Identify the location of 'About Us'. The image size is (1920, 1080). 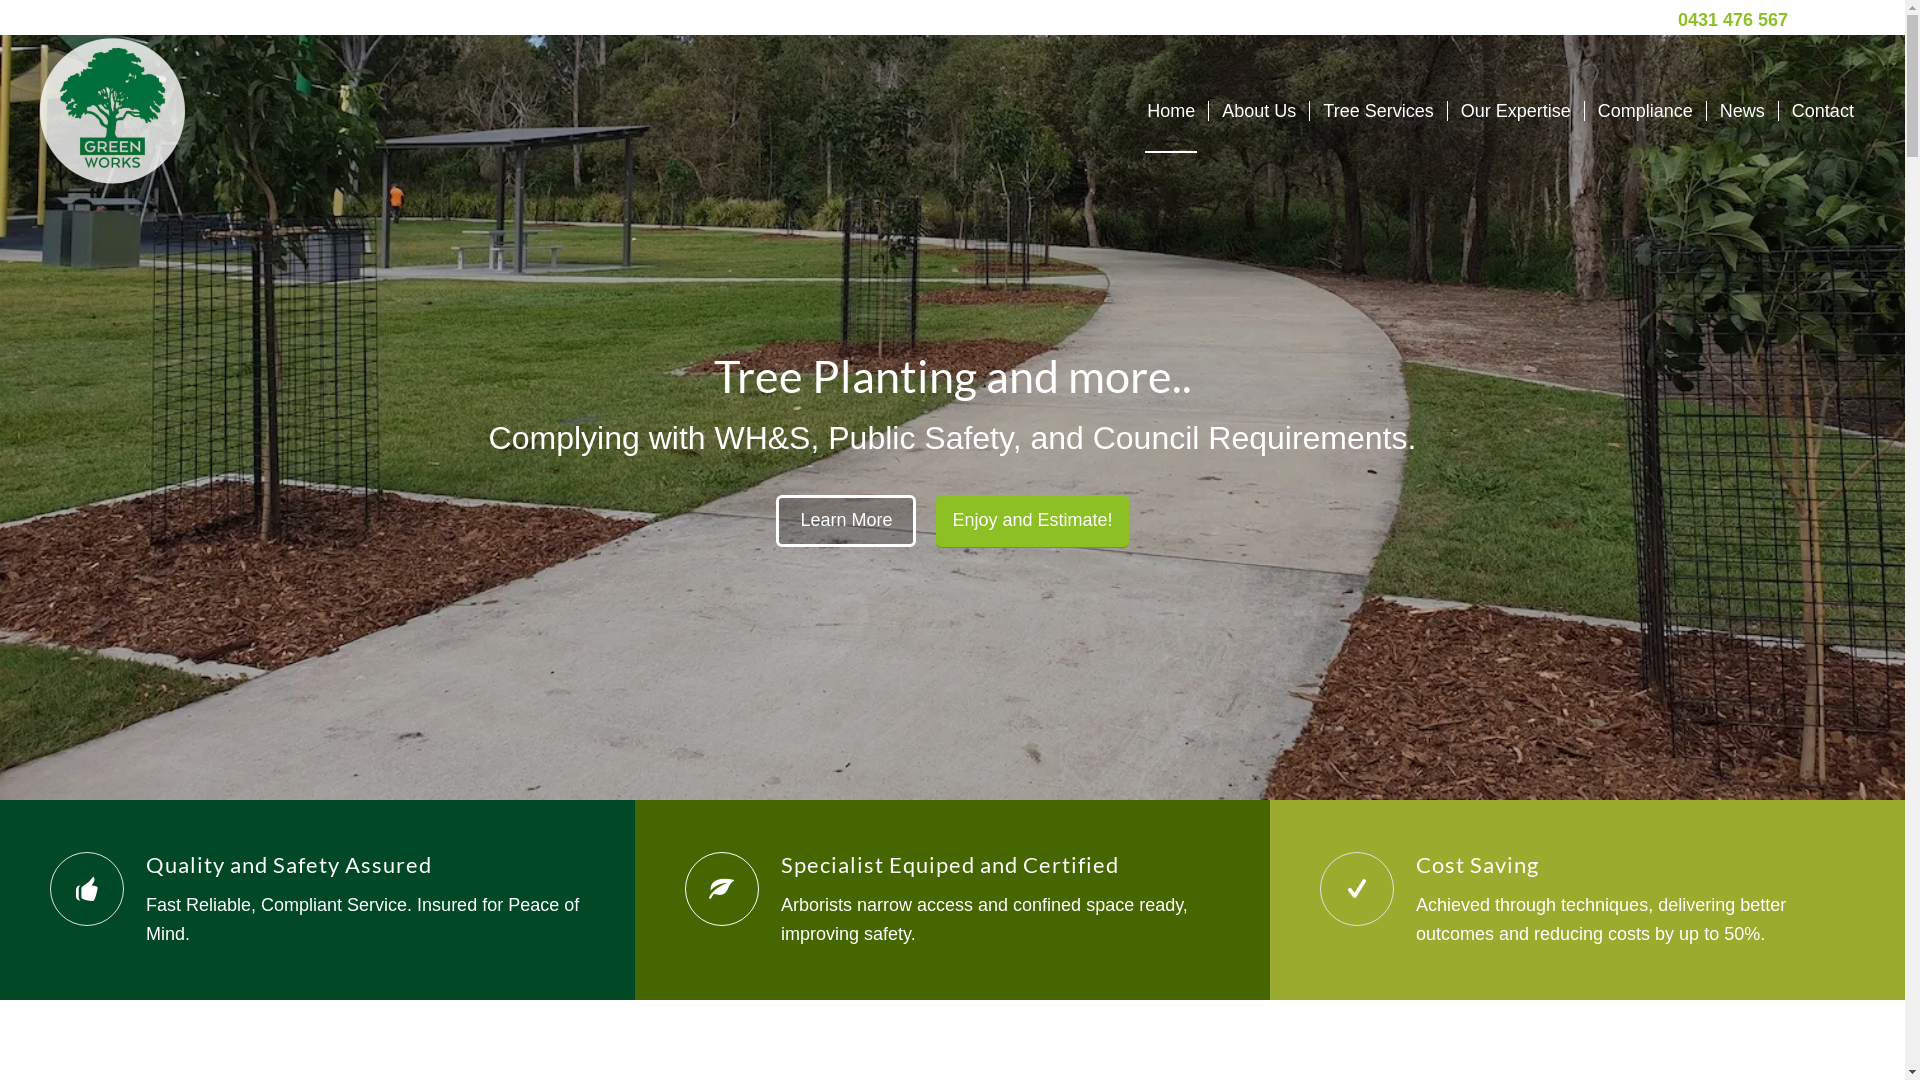
(1257, 111).